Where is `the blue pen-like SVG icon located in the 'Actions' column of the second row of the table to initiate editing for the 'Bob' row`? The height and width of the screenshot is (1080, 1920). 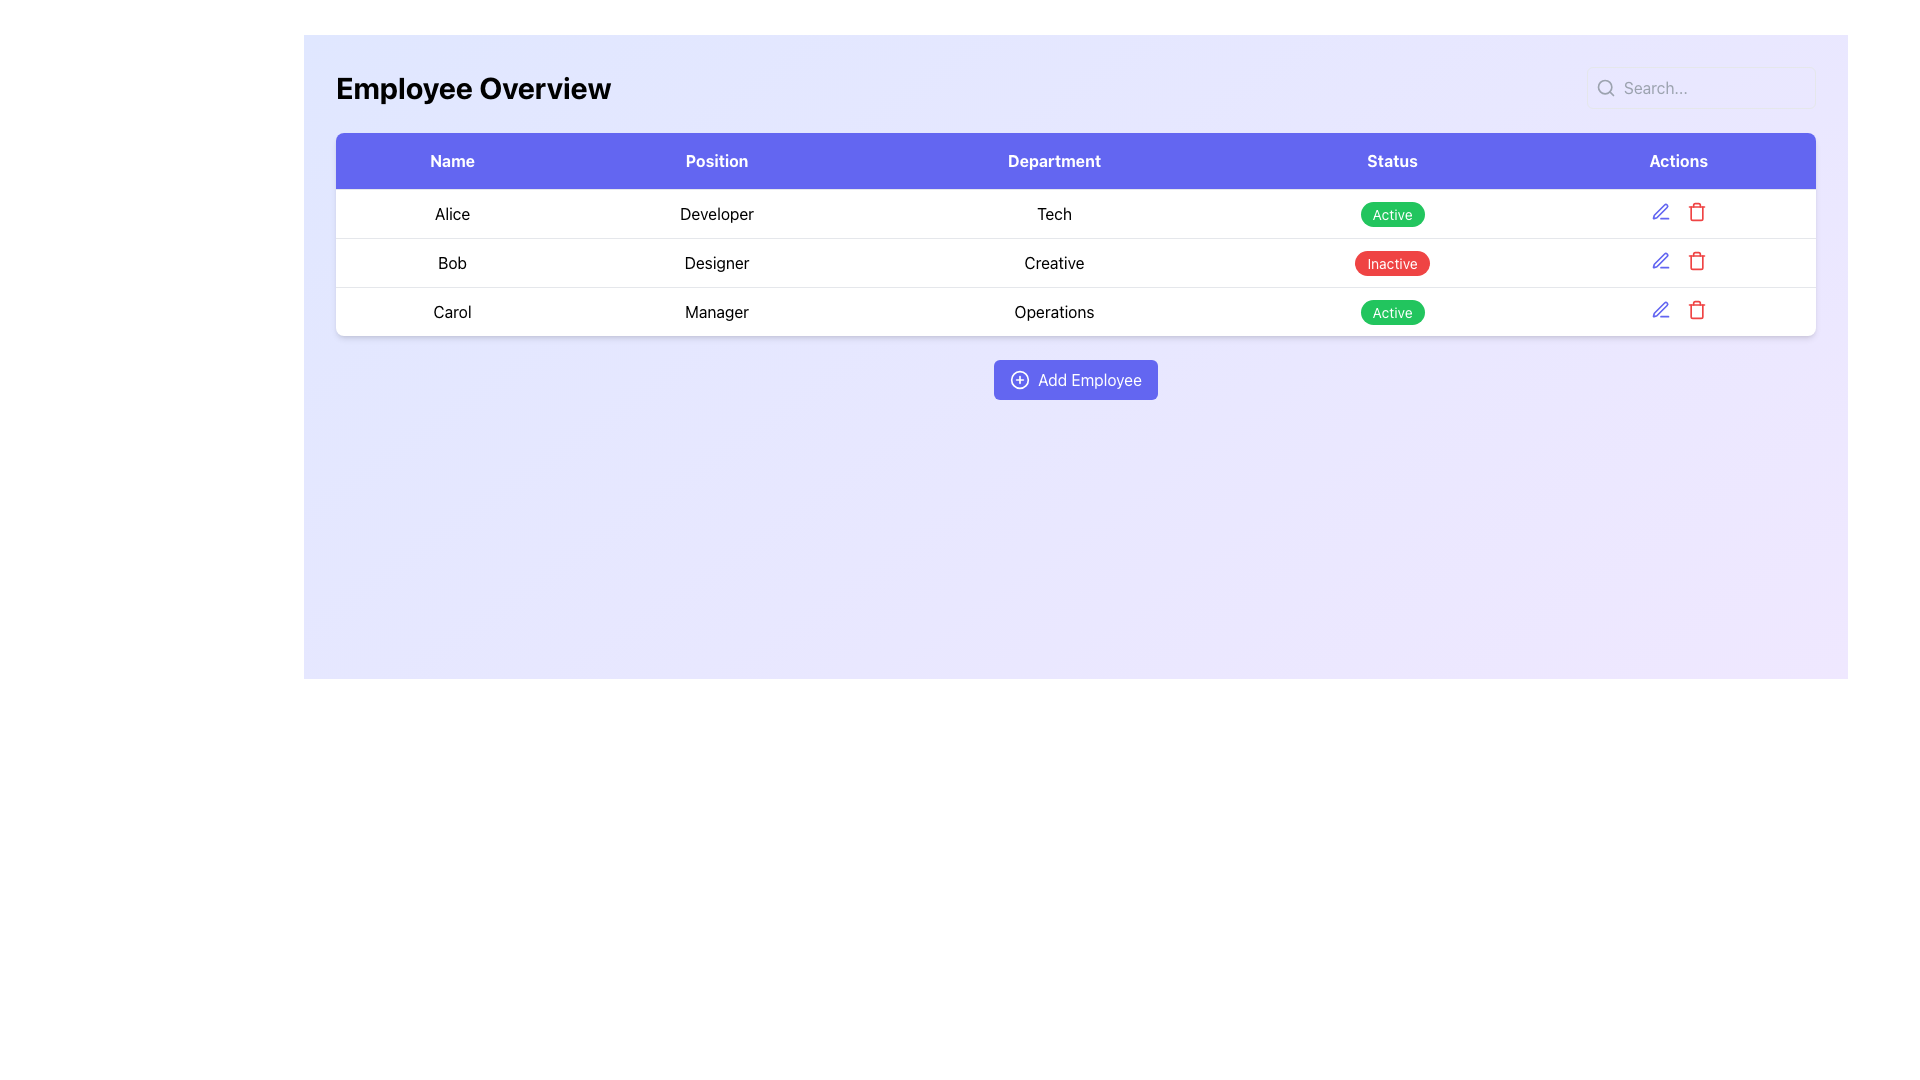 the blue pen-like SVG icon located in the 'Actions' column of the second row of the table to initiate editing for the 'Bob' row is located at coordinates (1660, 259).